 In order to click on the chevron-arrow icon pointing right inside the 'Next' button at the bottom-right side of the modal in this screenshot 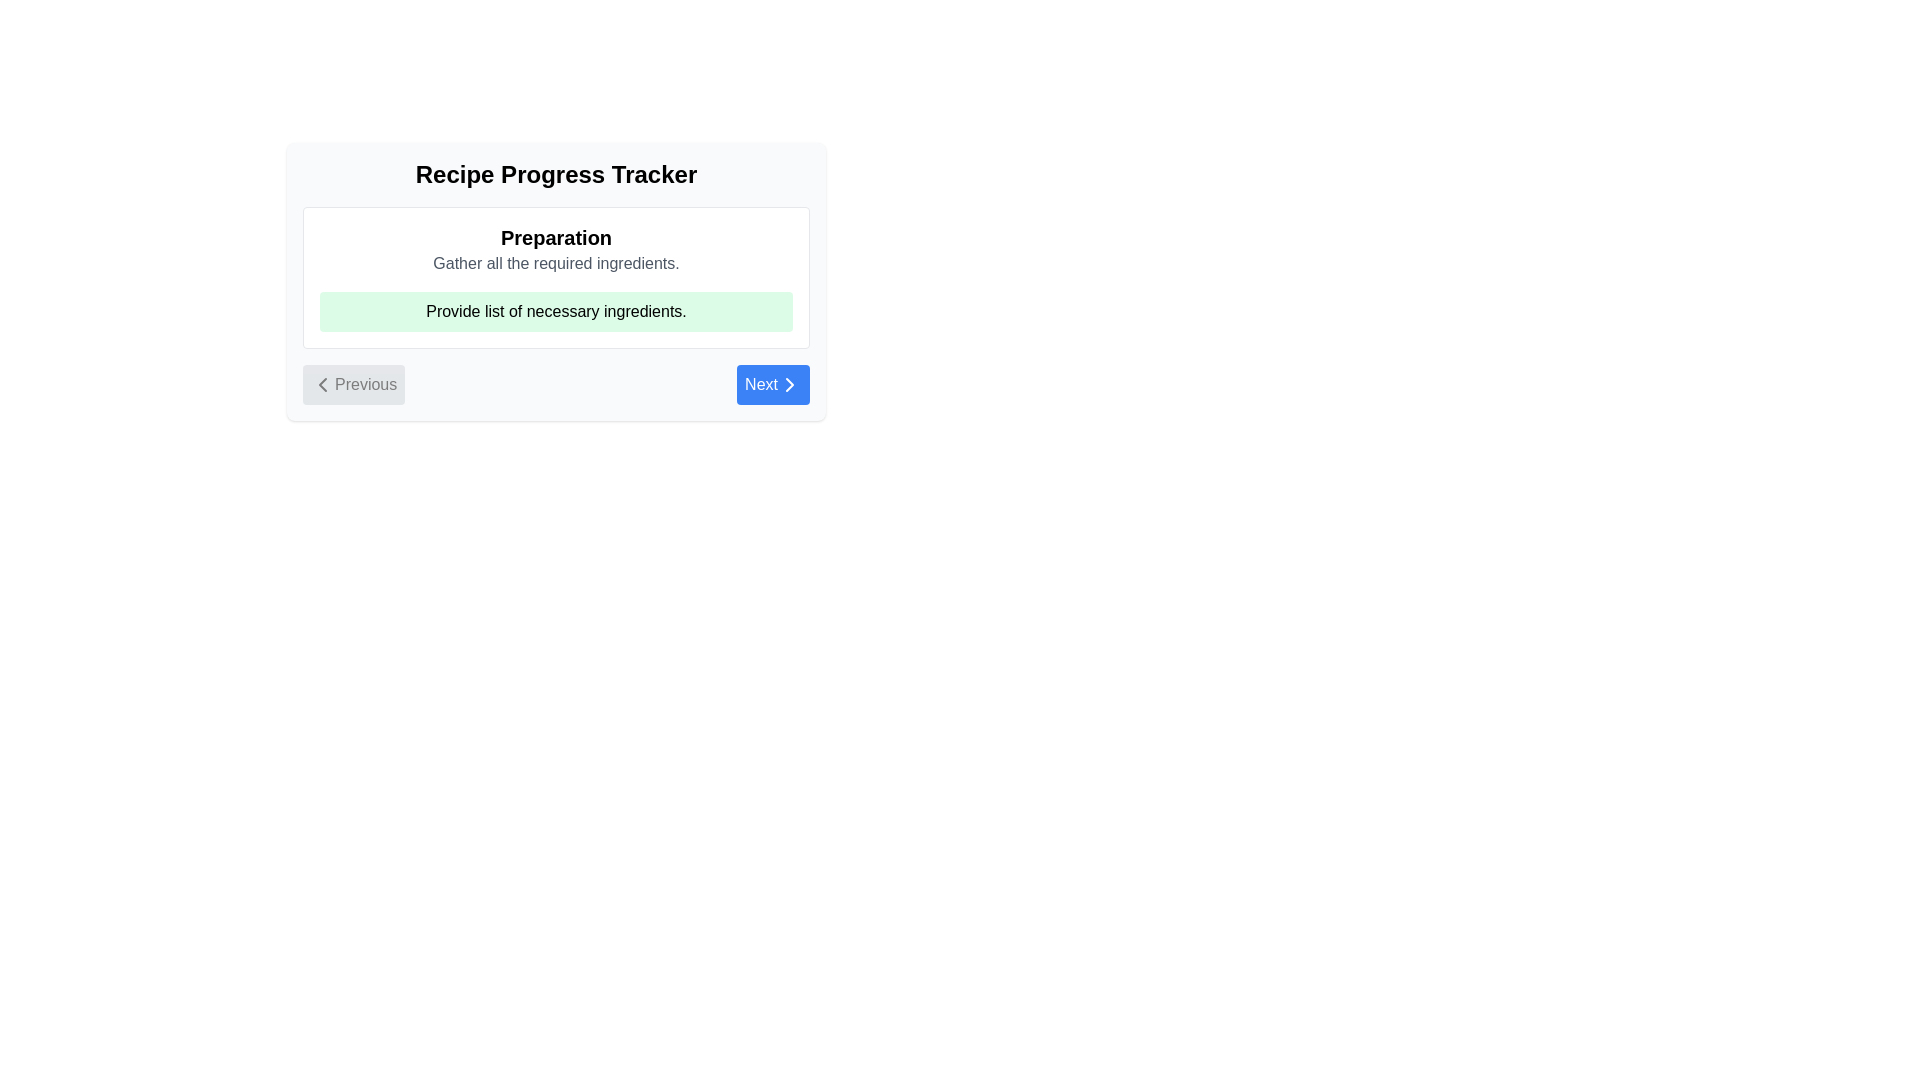, I will do `click(789, 385)`.